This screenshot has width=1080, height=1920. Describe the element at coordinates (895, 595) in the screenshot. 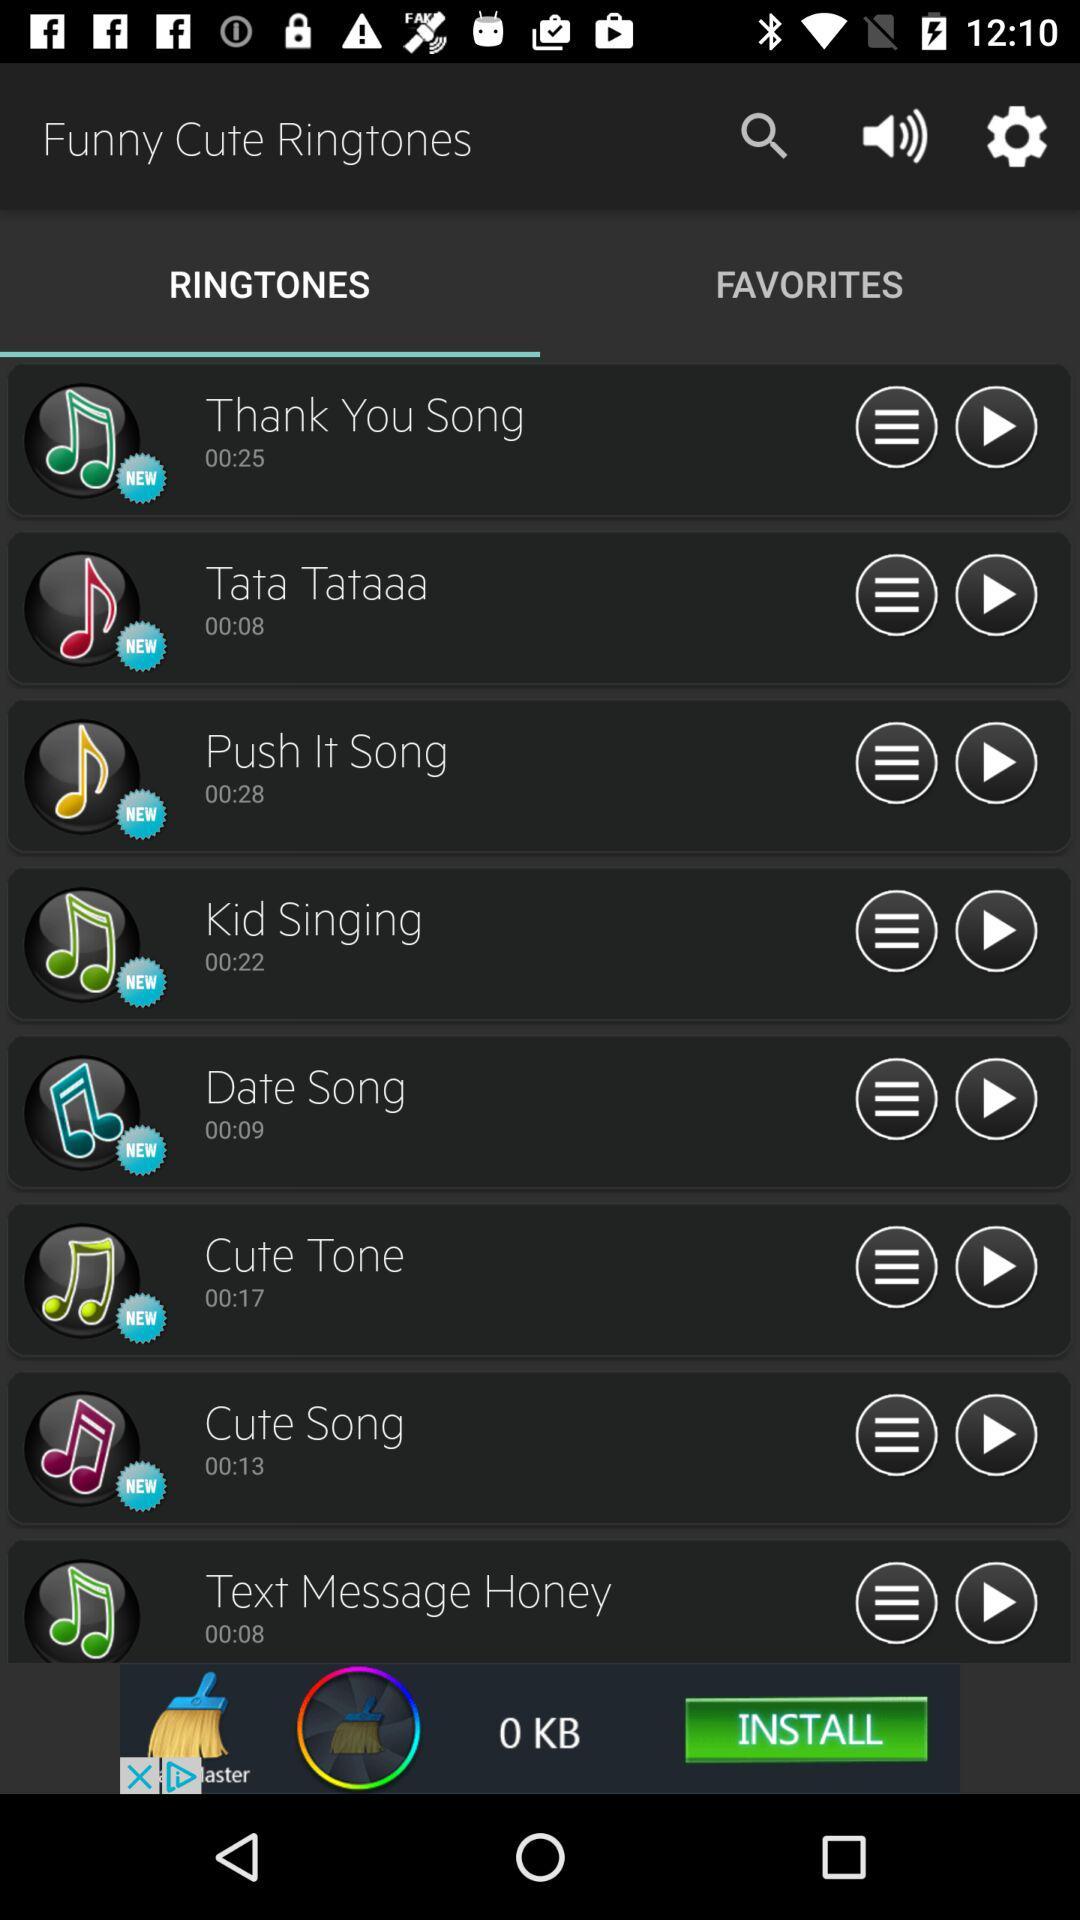

I see `display song information` at that location.